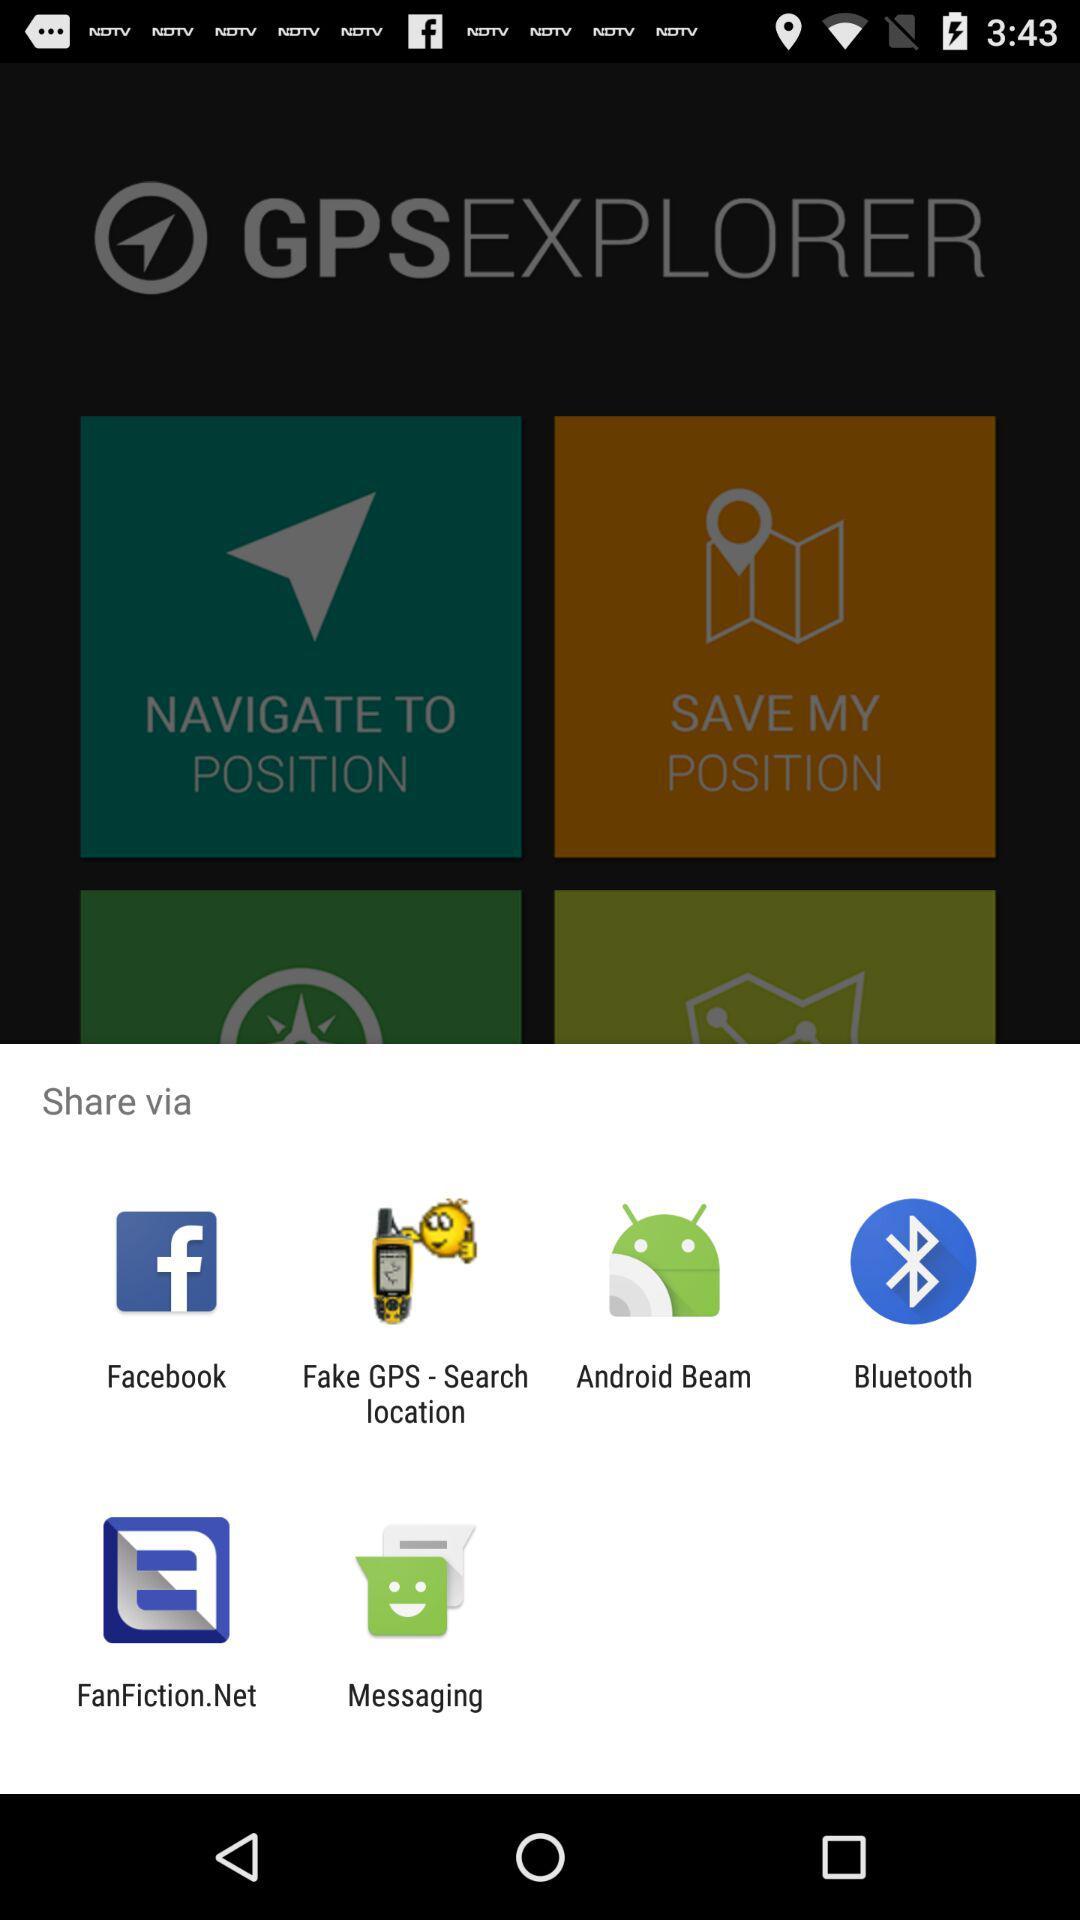  Describe the element at coordinates (165, 1392) in the screenshot. I see `the facebook item` at that location.